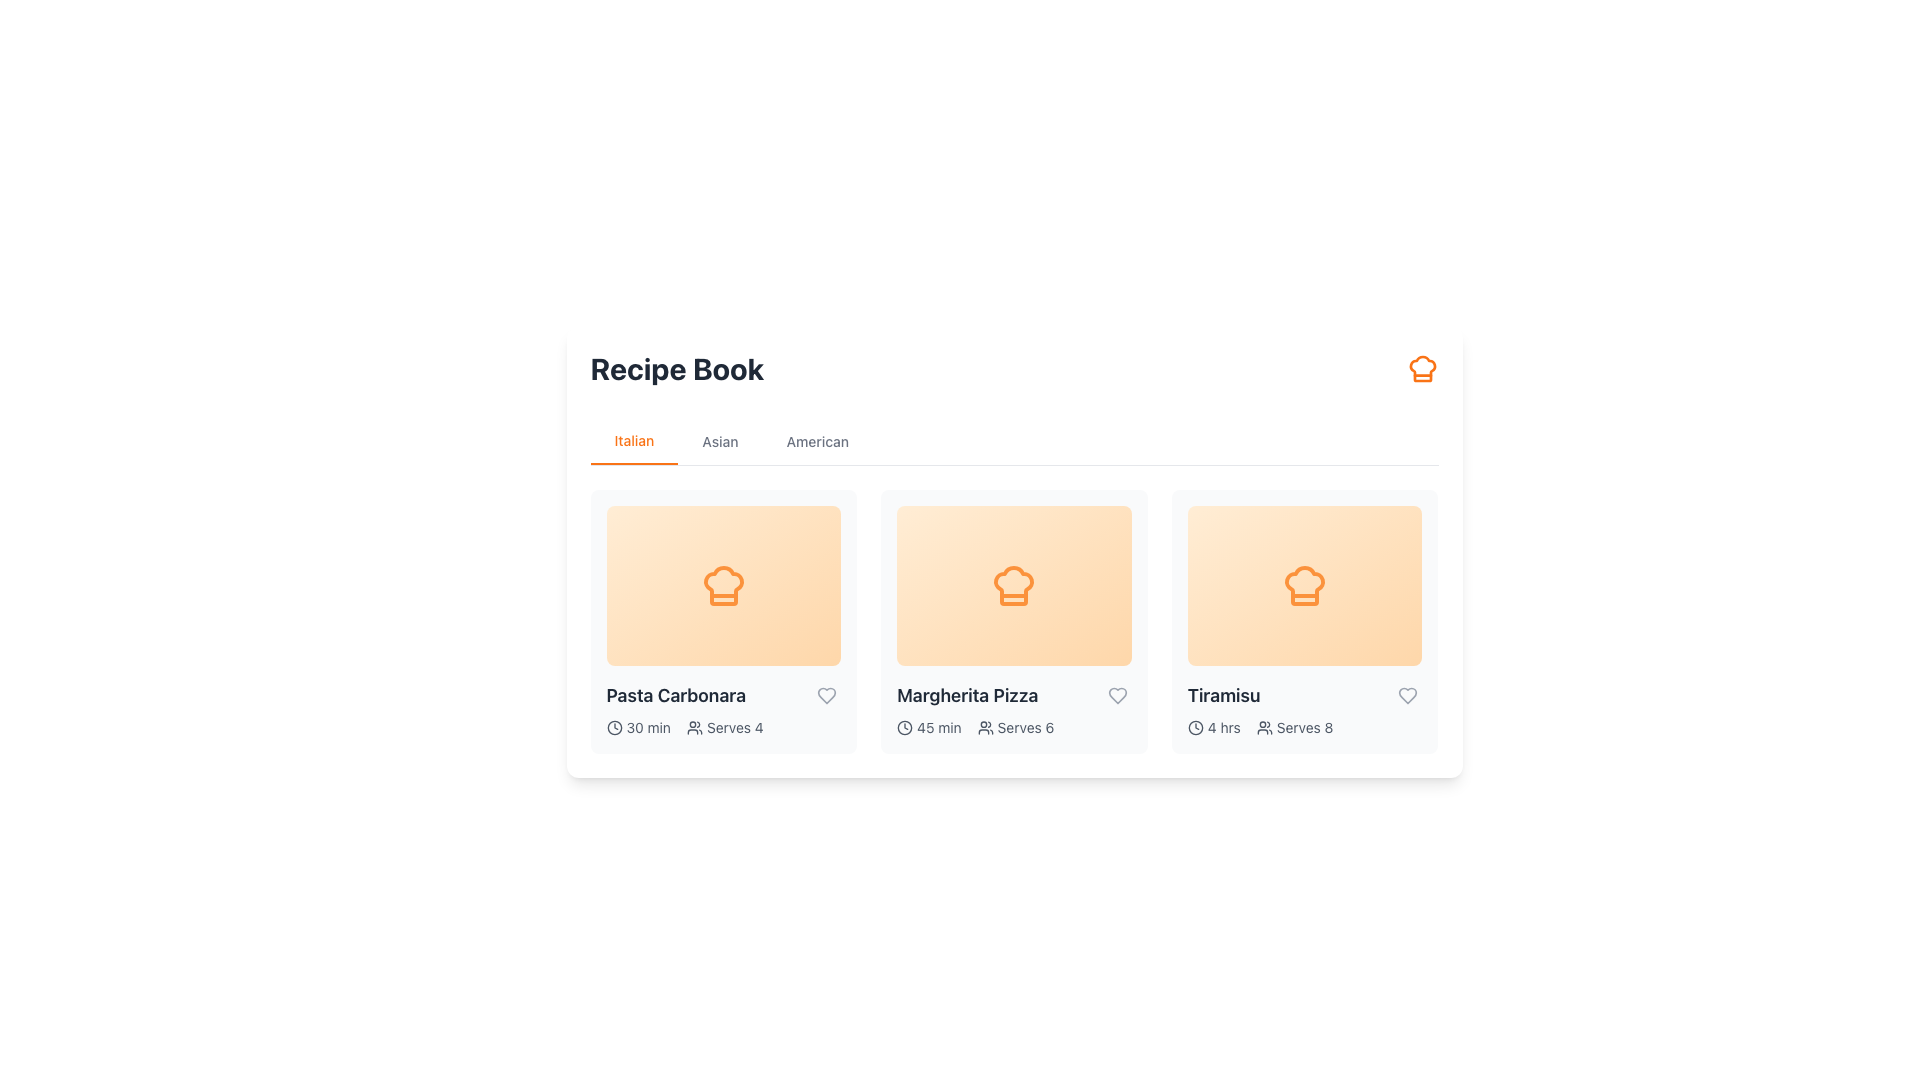 The width and height of the screenshot is (1920, 1080). Describe the element at coordinates (1421, 369) in the screenshot. I see `the graphic shape representing part of the chef hat icon located at the top-center of the 'Tiramisu' card in the food items section` at that location.